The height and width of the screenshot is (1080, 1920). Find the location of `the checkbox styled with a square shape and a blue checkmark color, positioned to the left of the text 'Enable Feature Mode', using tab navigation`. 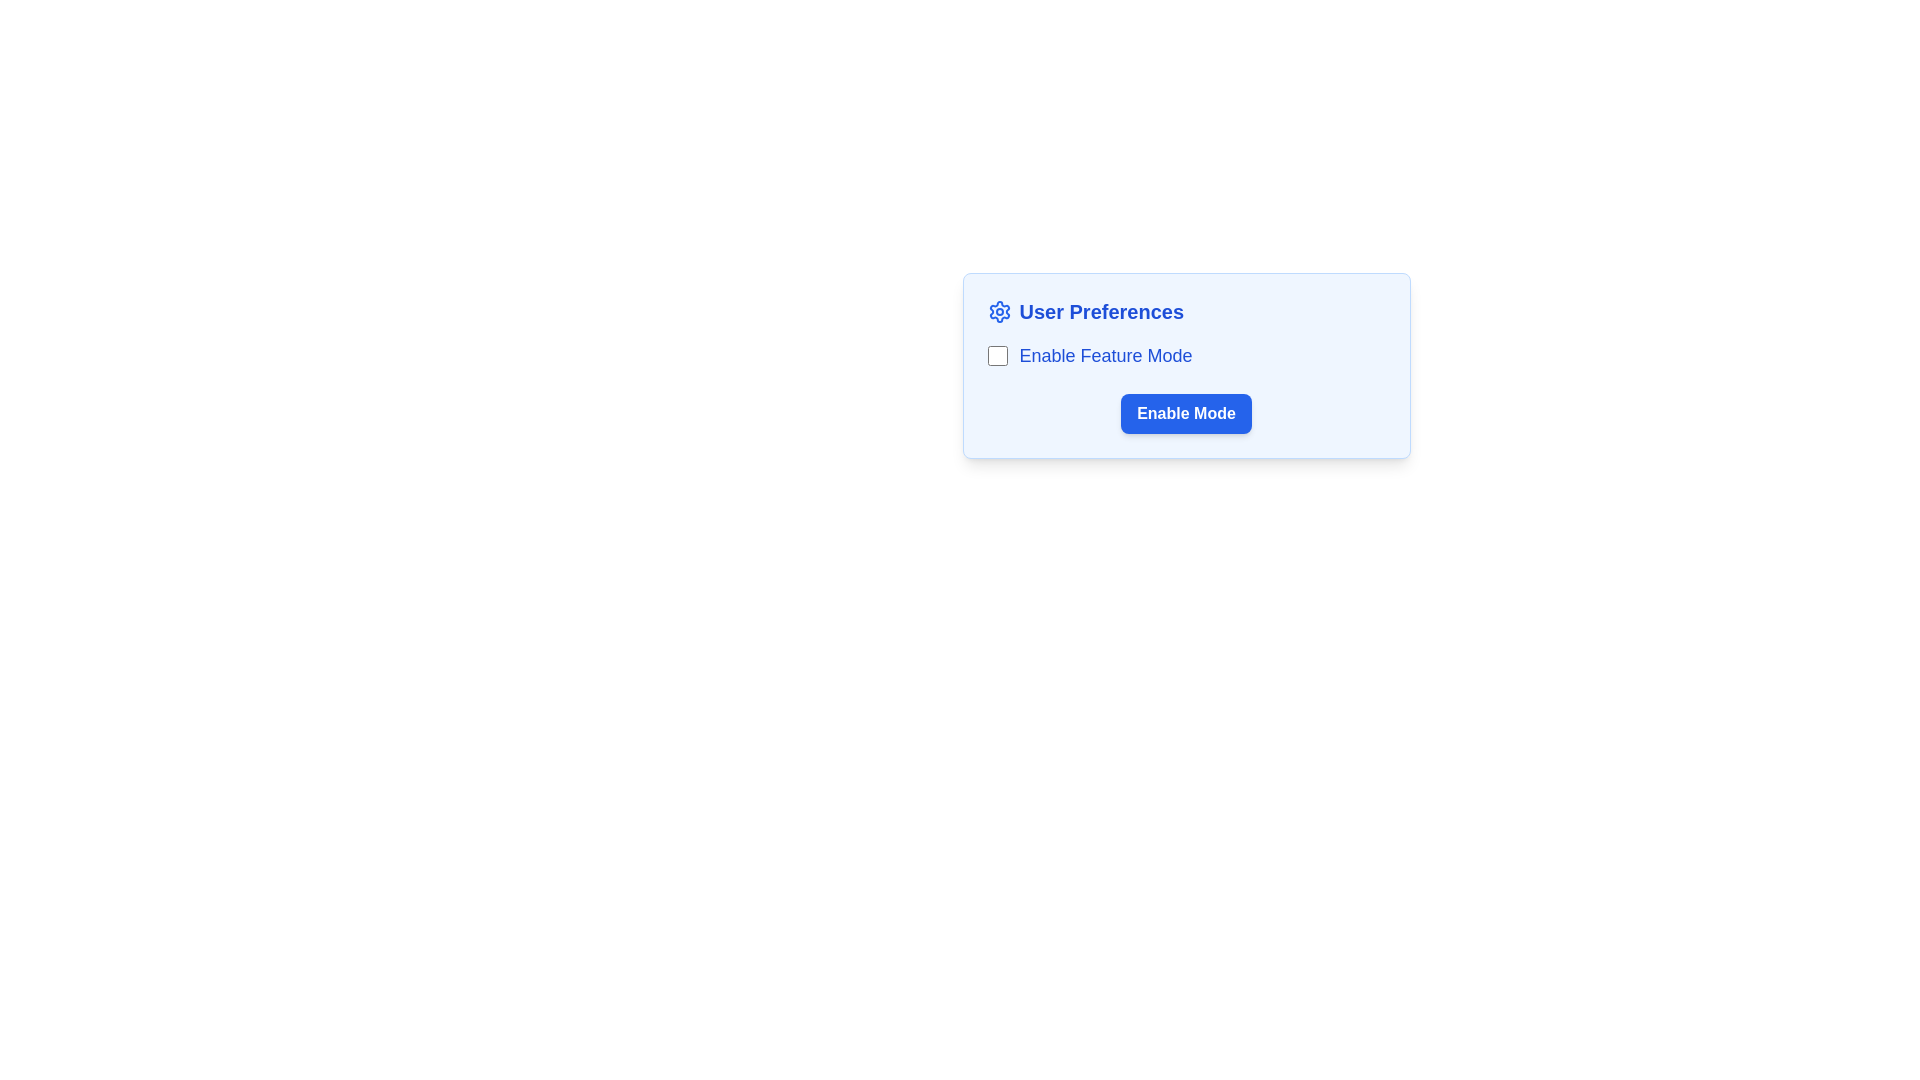

the checkbox styled with a square shape and a blue checkmark color, positioned to the left of the text 'Enable Feature Mode', using tab navigation is located at coordinates (997, 354).